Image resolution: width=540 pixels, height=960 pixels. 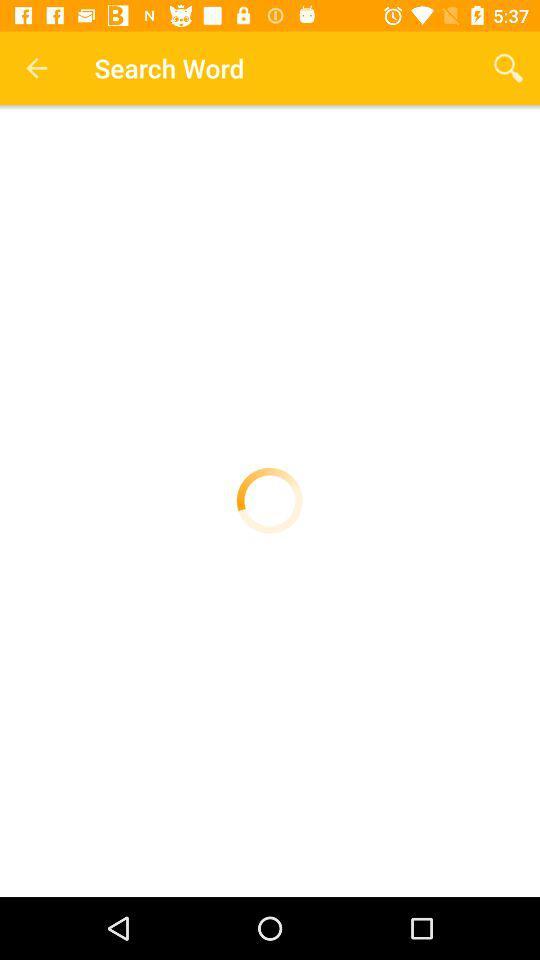 I want to click on item to the left of search word icon, so click(x=36, y=68).